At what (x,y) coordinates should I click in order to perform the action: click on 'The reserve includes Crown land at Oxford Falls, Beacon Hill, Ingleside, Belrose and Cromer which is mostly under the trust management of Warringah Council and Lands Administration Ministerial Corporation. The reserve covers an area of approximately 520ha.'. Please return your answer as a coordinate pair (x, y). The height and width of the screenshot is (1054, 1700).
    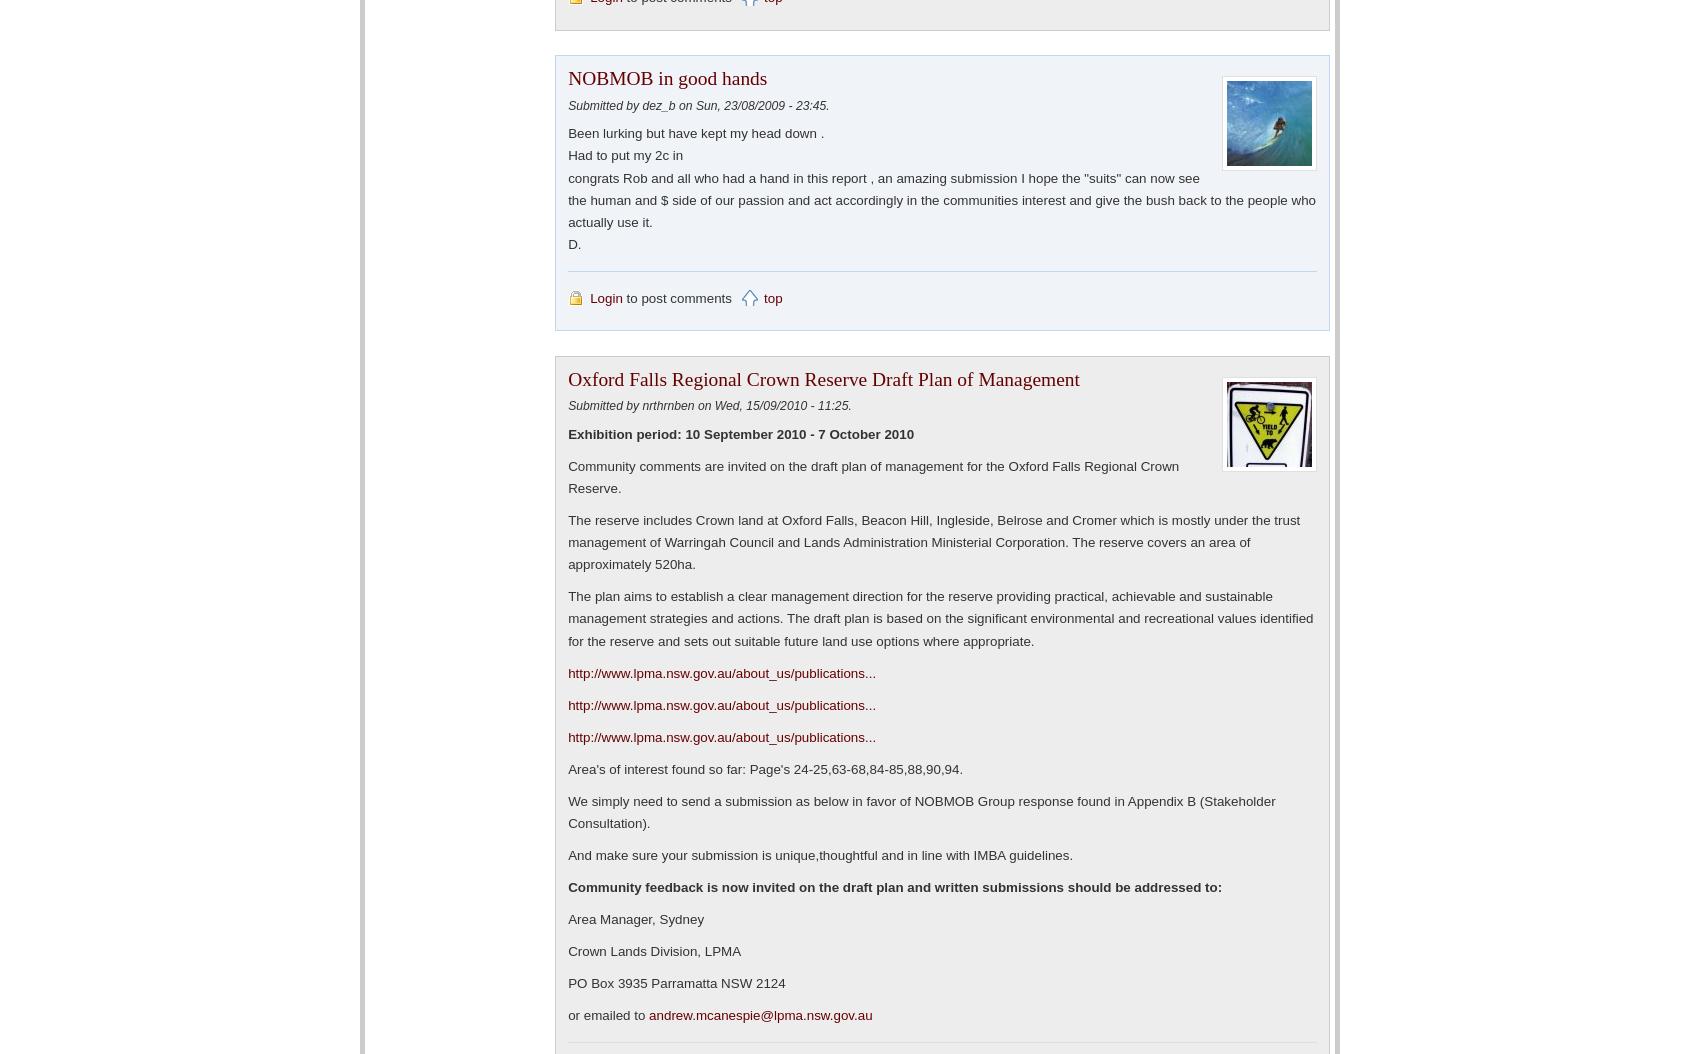
    Looking at the image, I should click on (933, 542).